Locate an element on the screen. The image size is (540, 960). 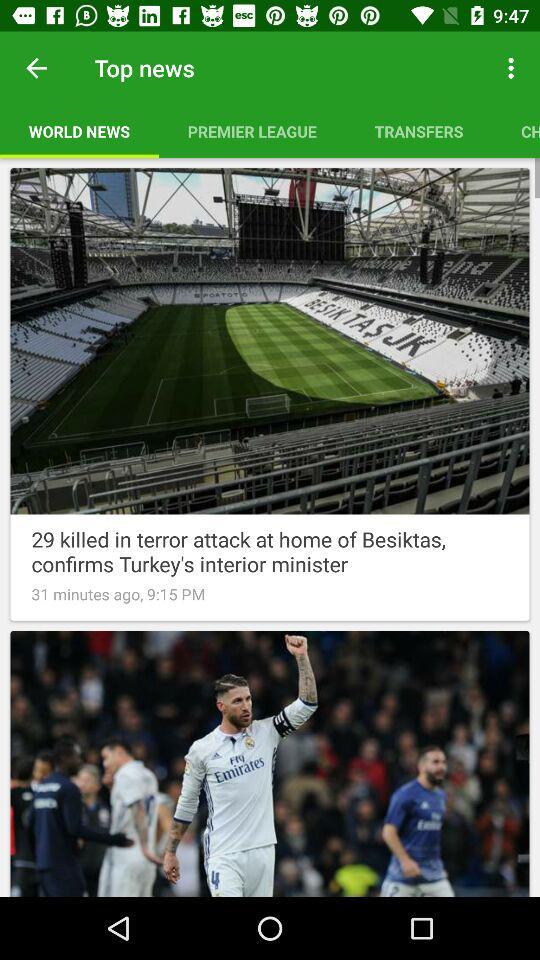
the icon next to transfers item is located at coordinates (252, 130).